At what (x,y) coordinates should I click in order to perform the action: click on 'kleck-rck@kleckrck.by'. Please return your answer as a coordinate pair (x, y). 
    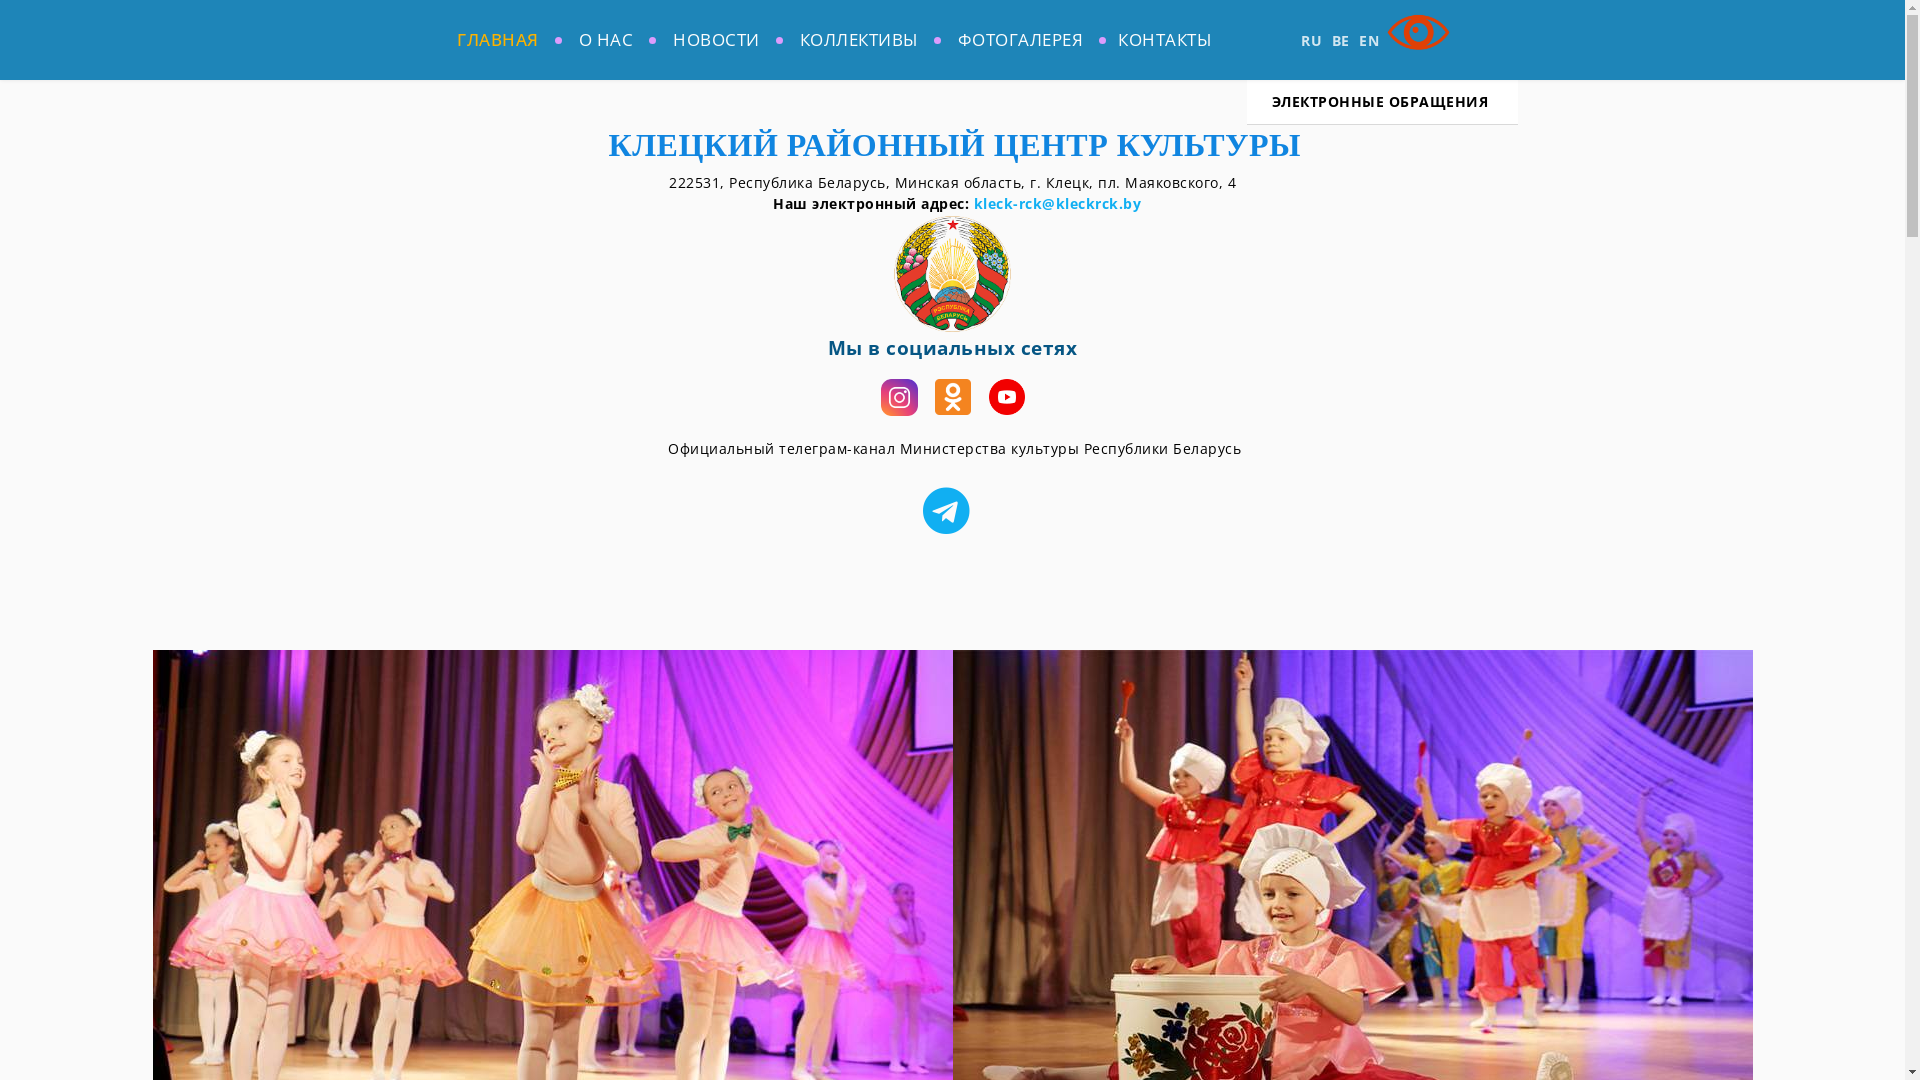
    Looking at the image, I should click on (1056, 203).